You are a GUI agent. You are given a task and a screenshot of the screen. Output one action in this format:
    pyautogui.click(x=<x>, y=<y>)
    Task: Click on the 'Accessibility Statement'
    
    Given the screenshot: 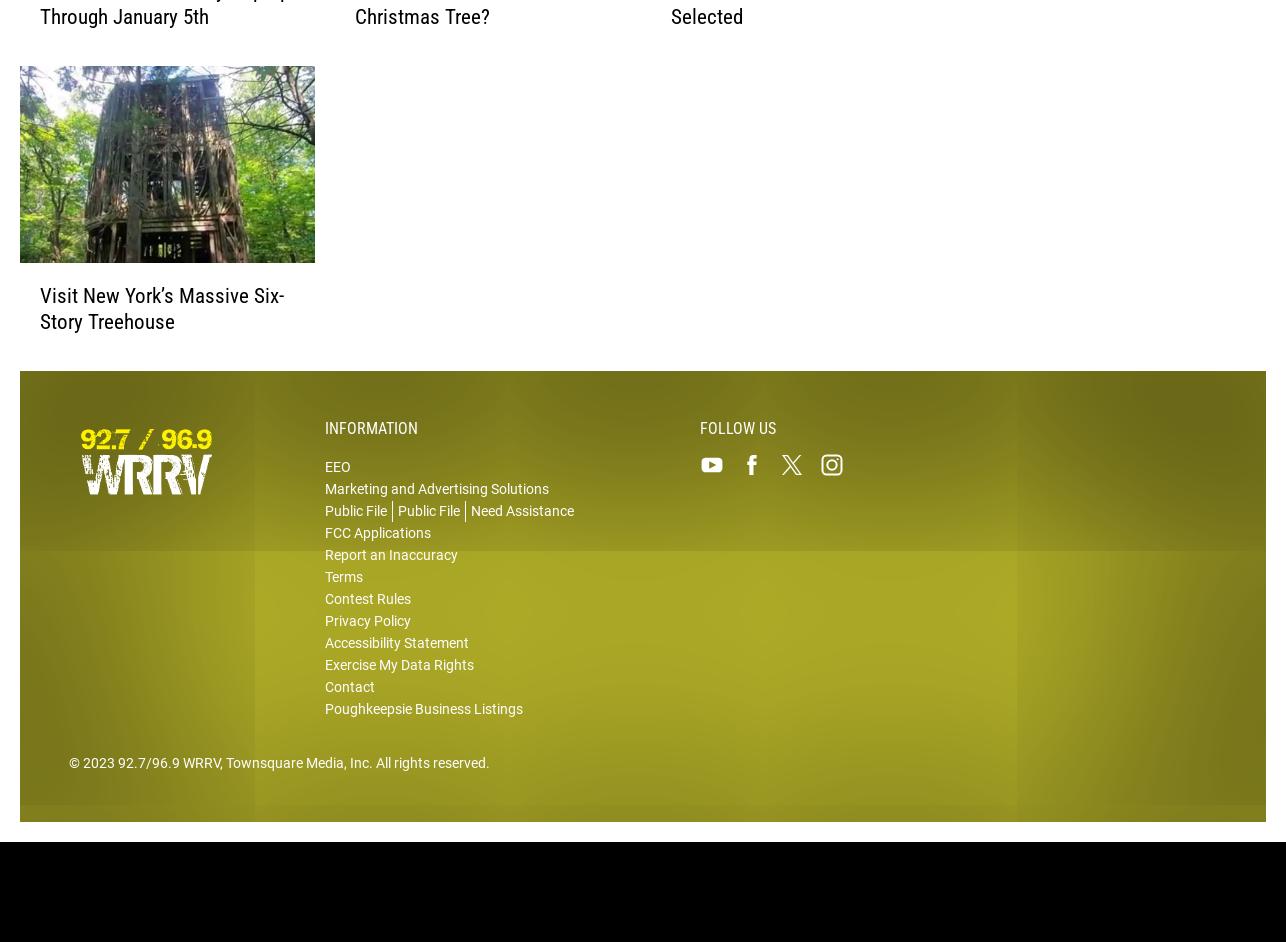 What is the action you would take?
    pyautogui.click(x=395, y=653)
    